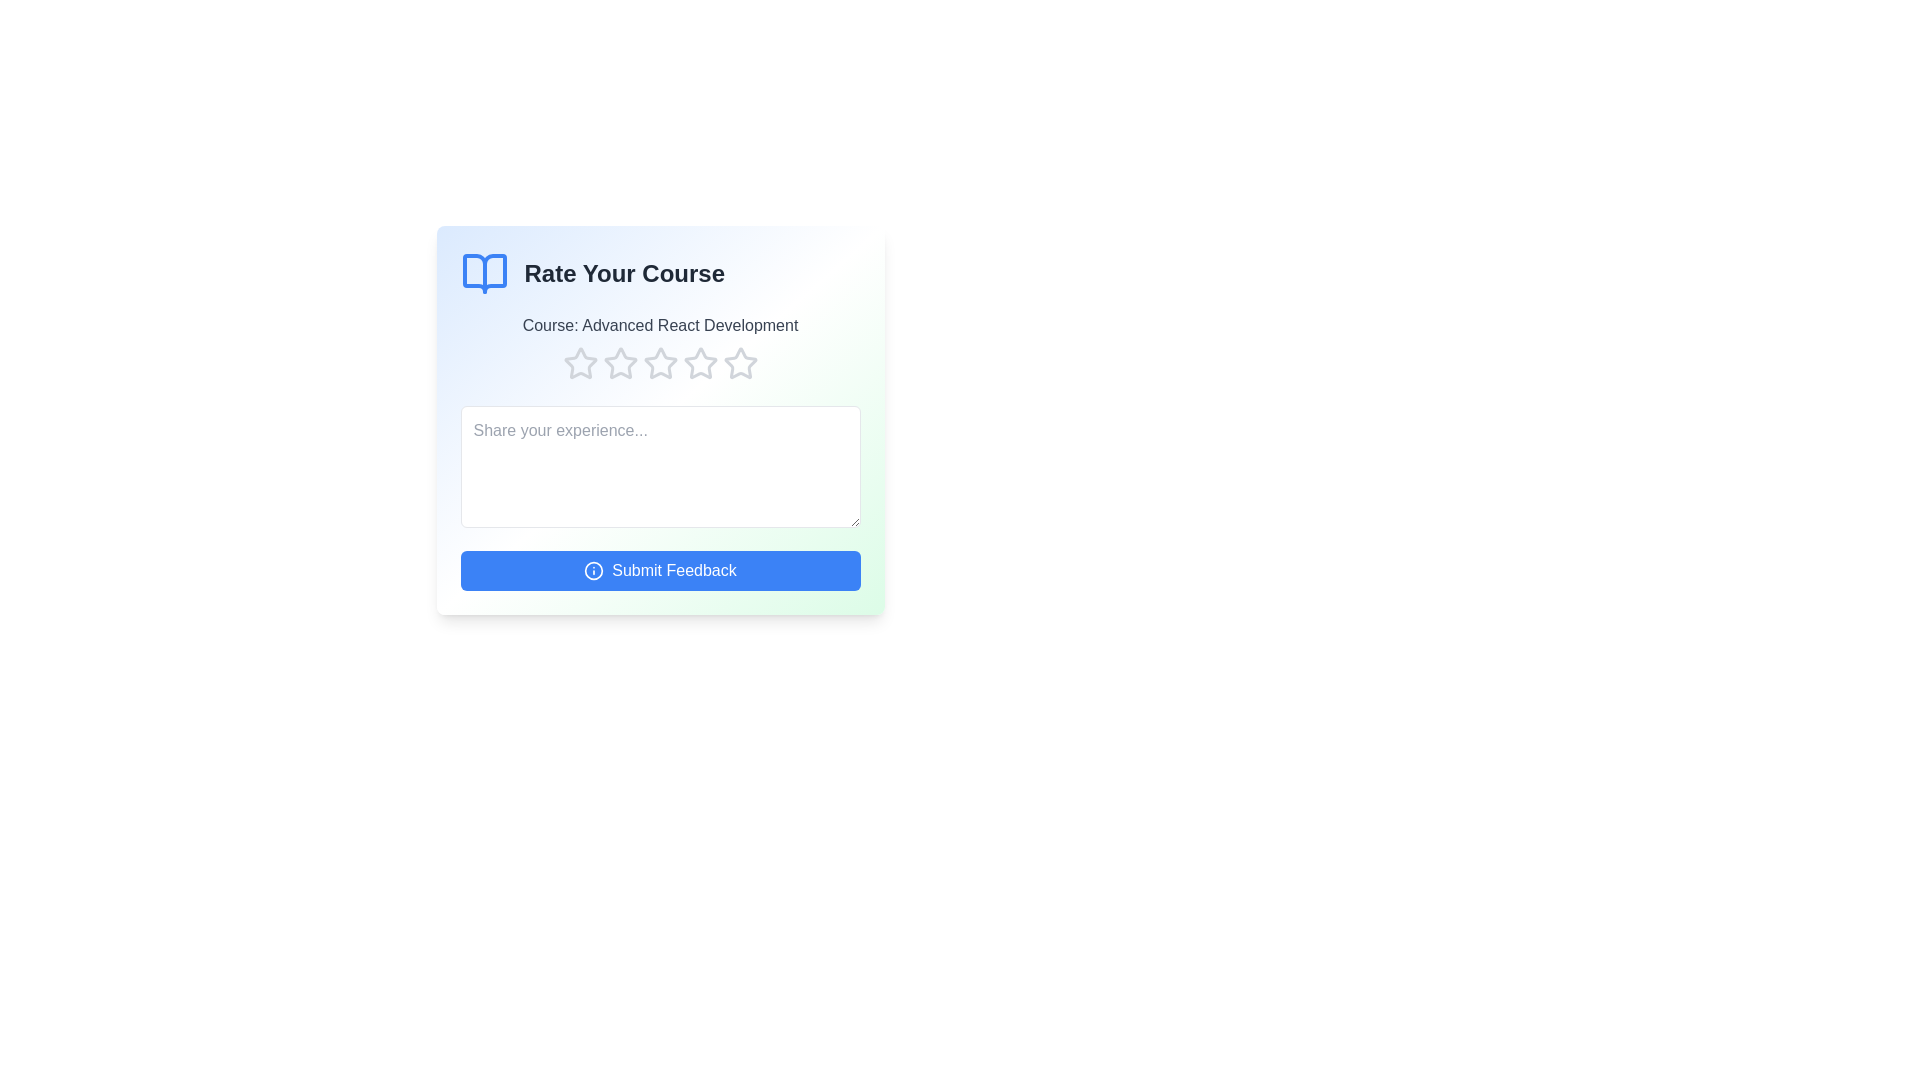  What do you see at coordinates (700, 363) in the screenshot?
I see `the course rating to 4 stars by clicking on the corresponding star` at bounding box center [700, 363].